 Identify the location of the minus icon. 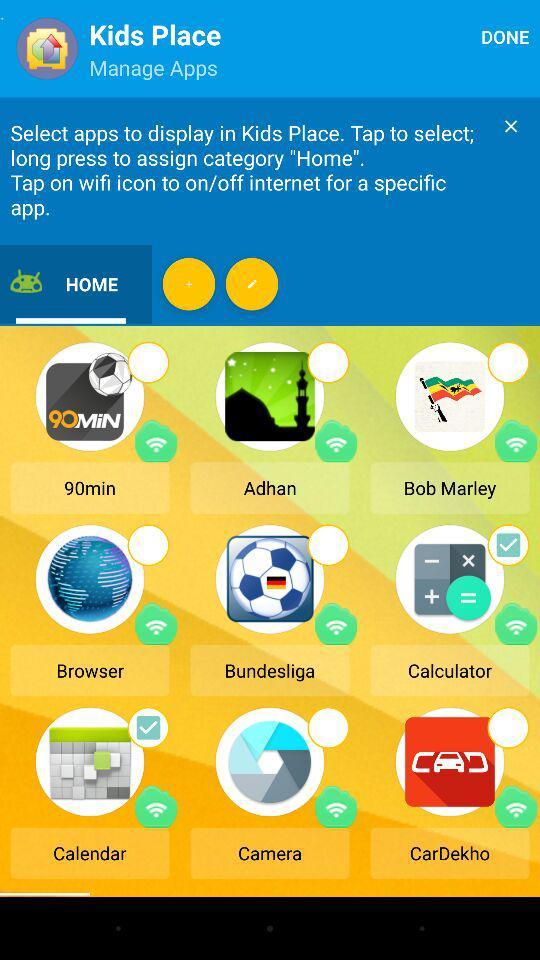
(189, 283).